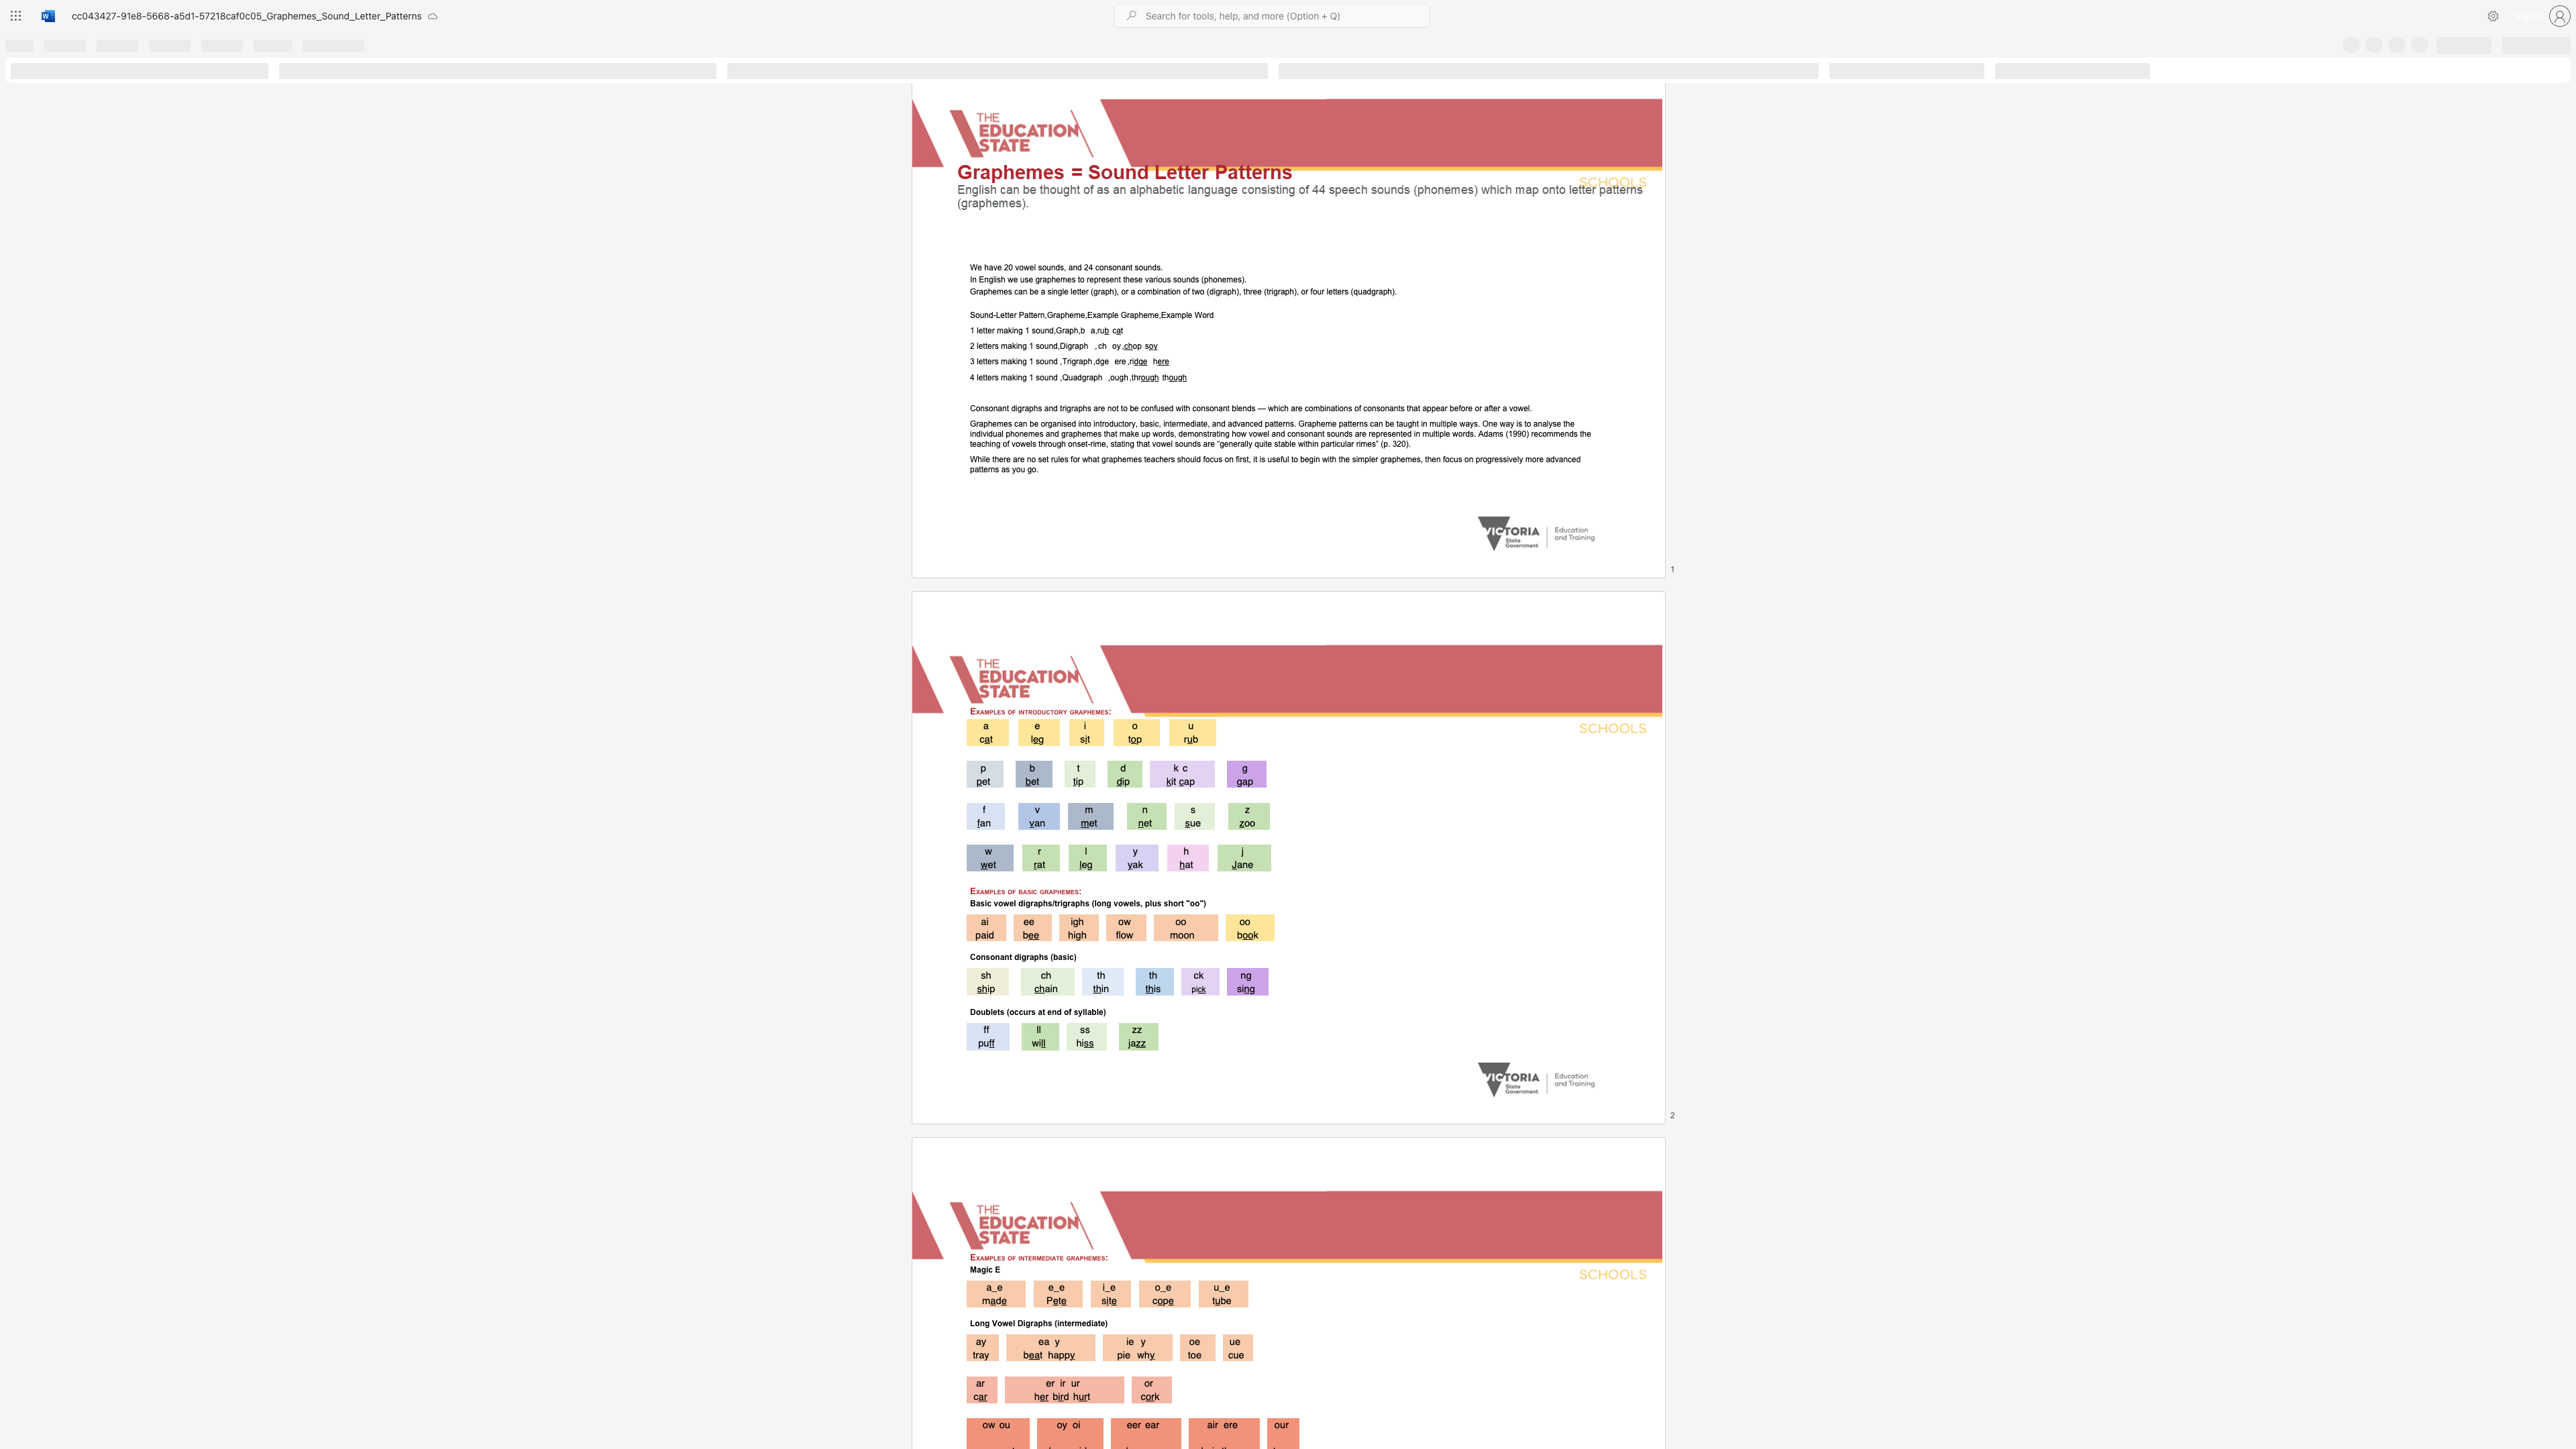  Describe the element at coordinates (1042, 315) in the screenshot. I see `the space between the continuous character "n" and "," in the text` at that location.